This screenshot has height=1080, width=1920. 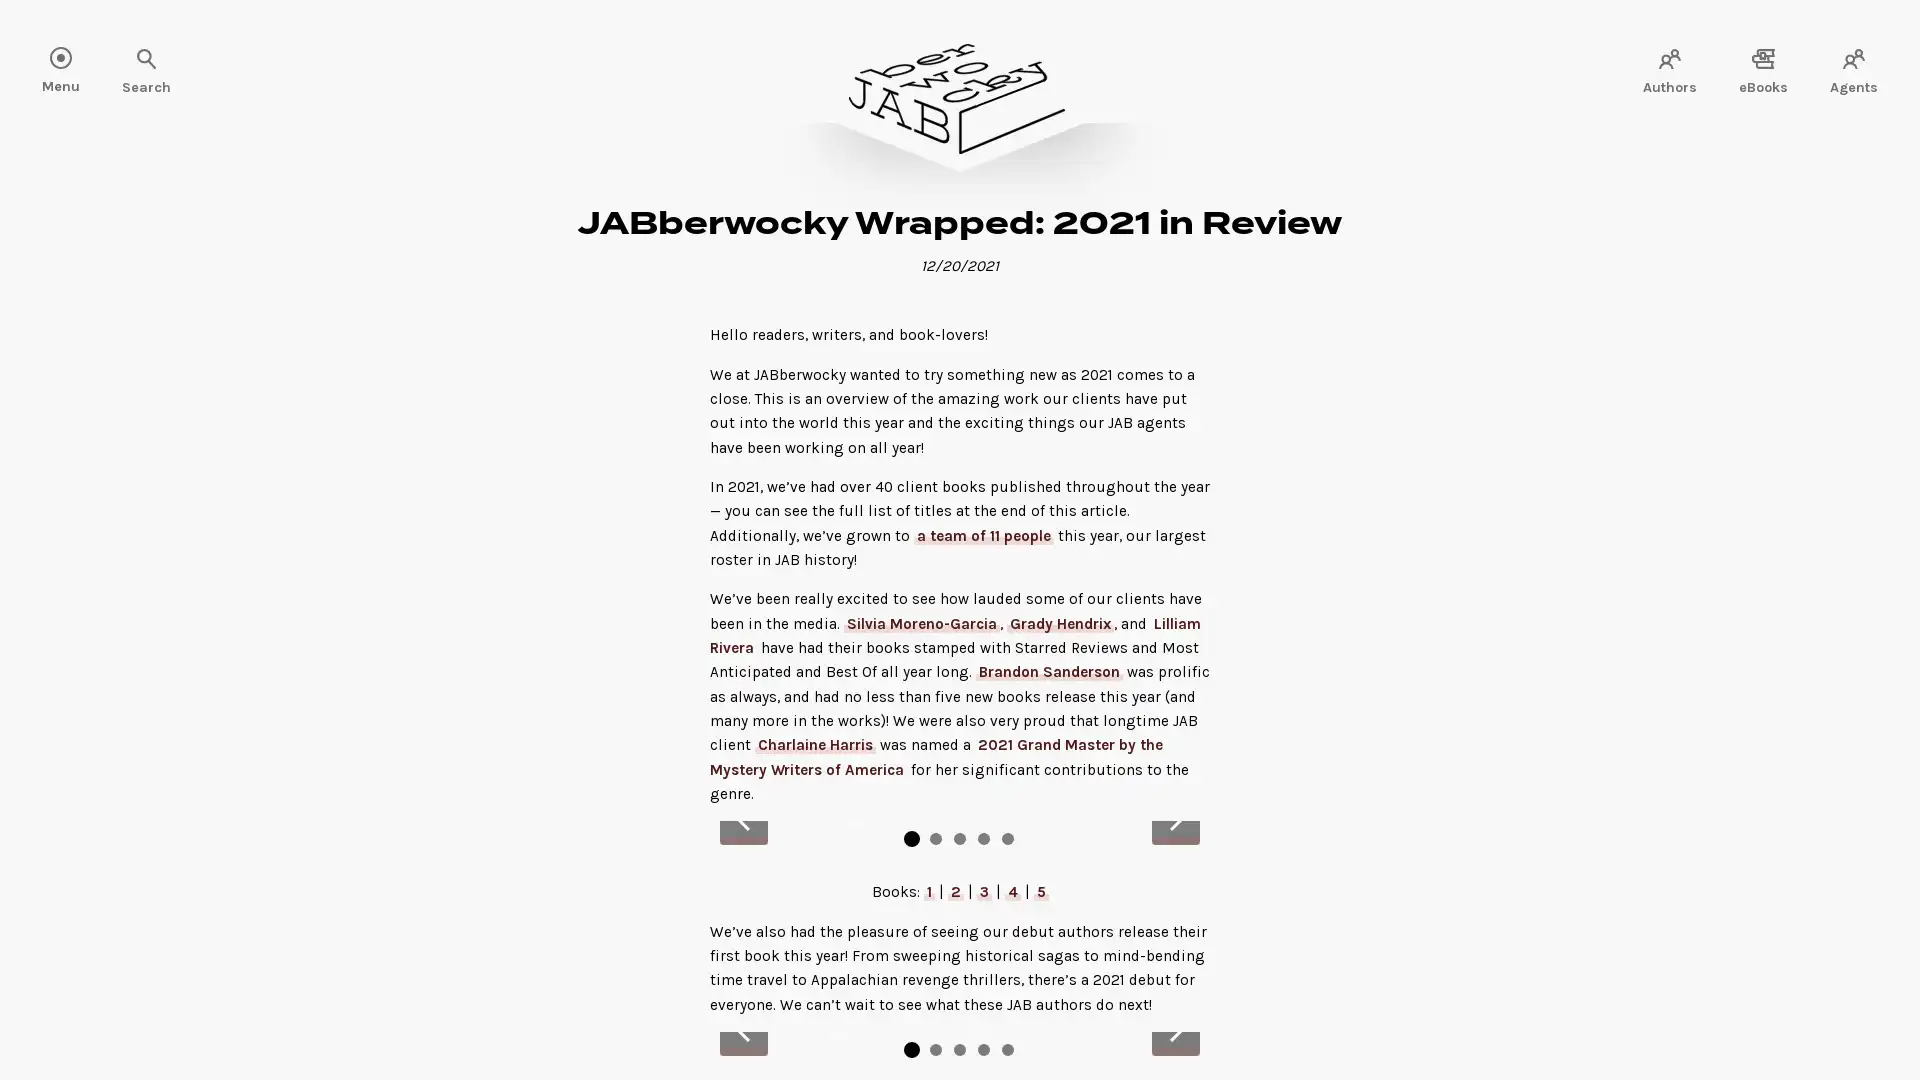 What do you see at coordinates (935, 1048) in the screenshot?
I see `Go to slide 2` at bounding box center [935, 1048].